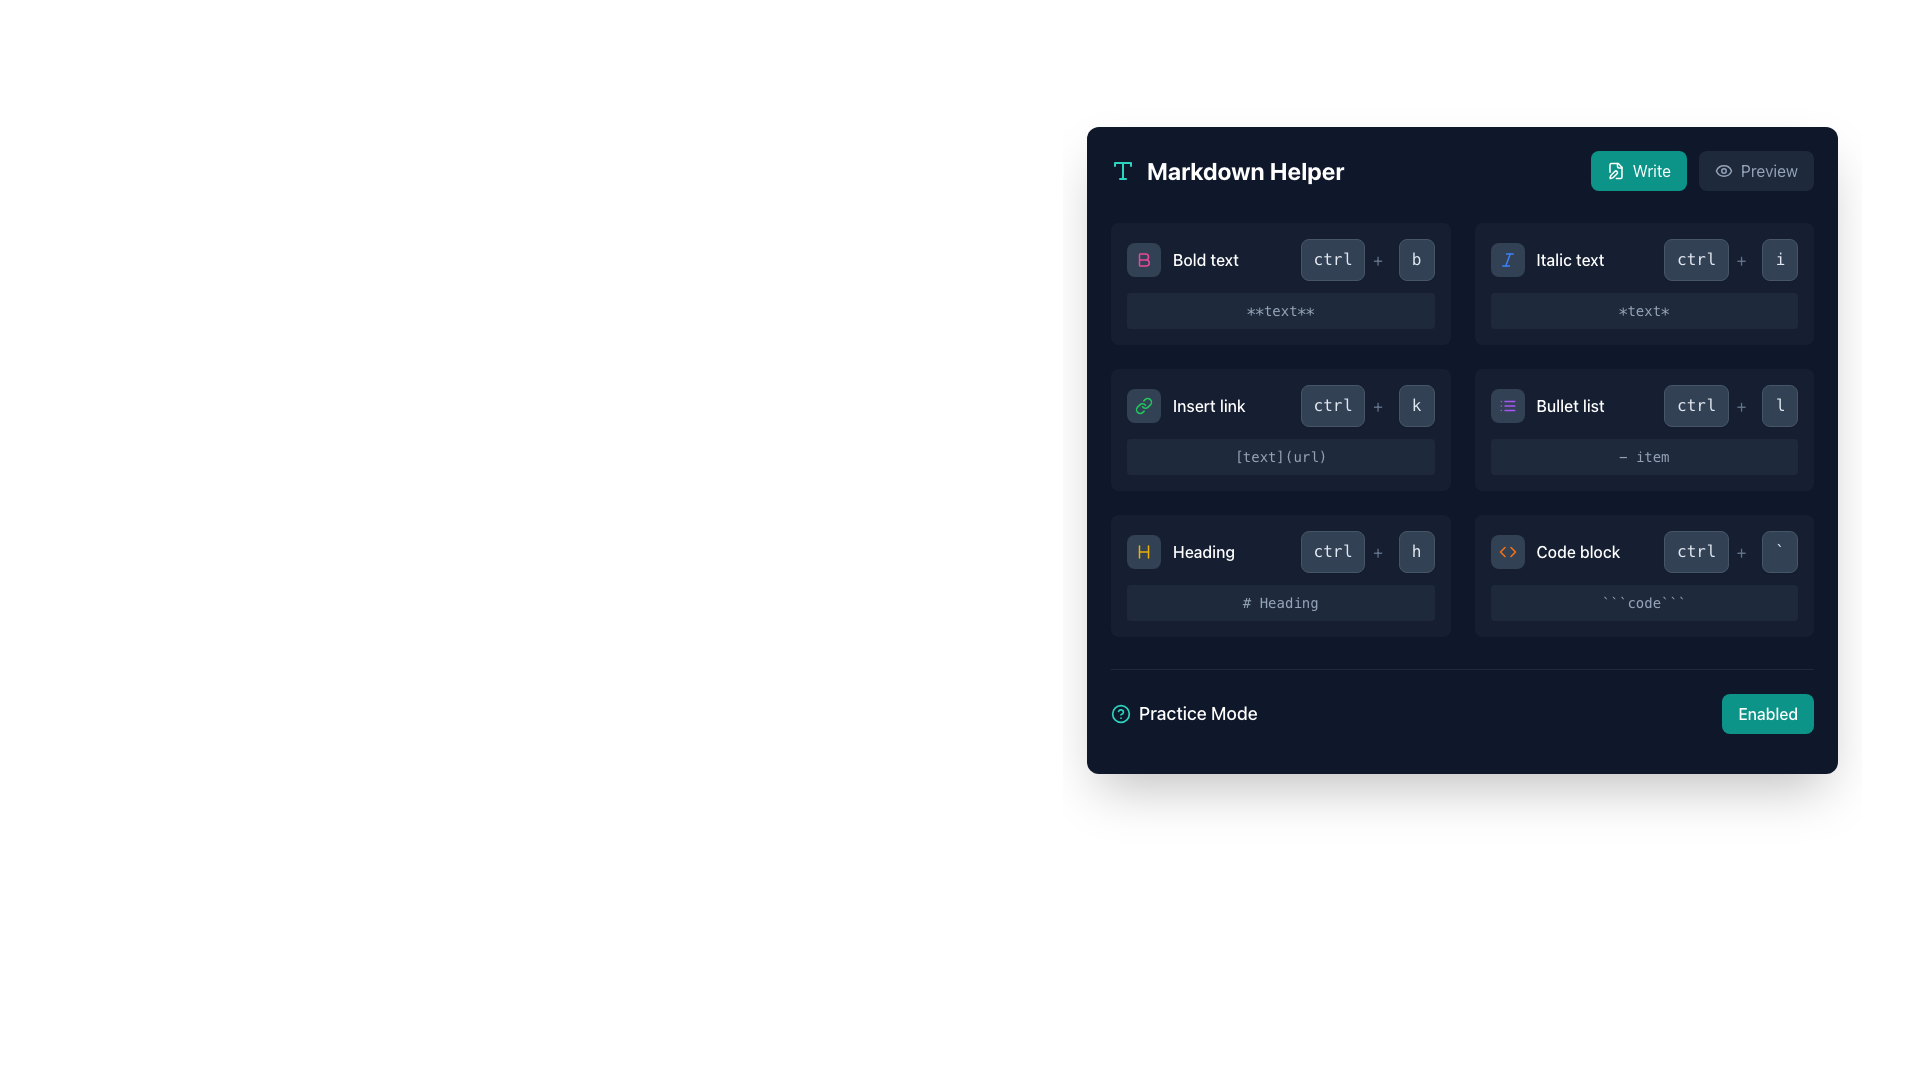  I want to click on the text label representing the 'ctrl' key, which is styled as a button and positioned in the top right corner of the highlighted card on the 'Insert link' row, so click(1332, 405).